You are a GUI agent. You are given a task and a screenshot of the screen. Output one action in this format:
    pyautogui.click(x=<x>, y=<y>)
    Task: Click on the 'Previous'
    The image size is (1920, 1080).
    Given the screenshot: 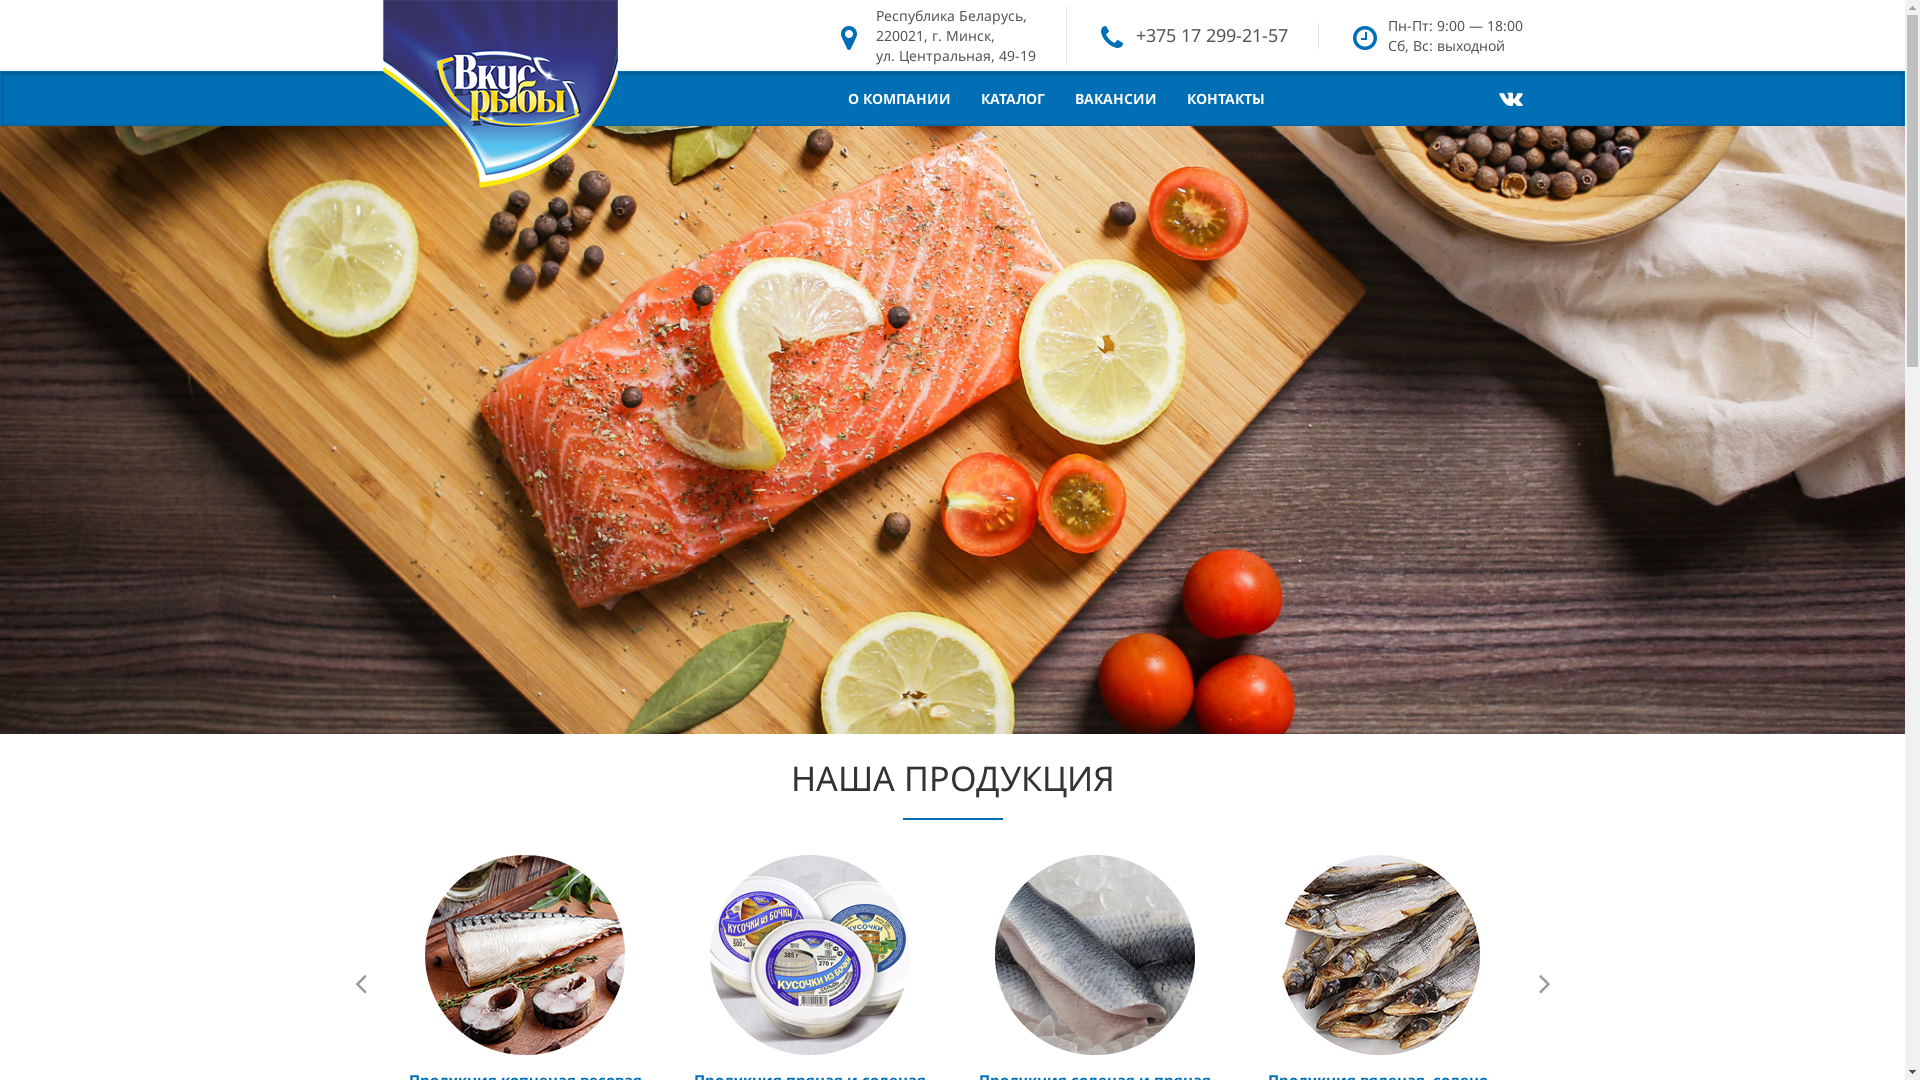 What is the action you would take?
    pyautogui.click(x=361, y=982)
    